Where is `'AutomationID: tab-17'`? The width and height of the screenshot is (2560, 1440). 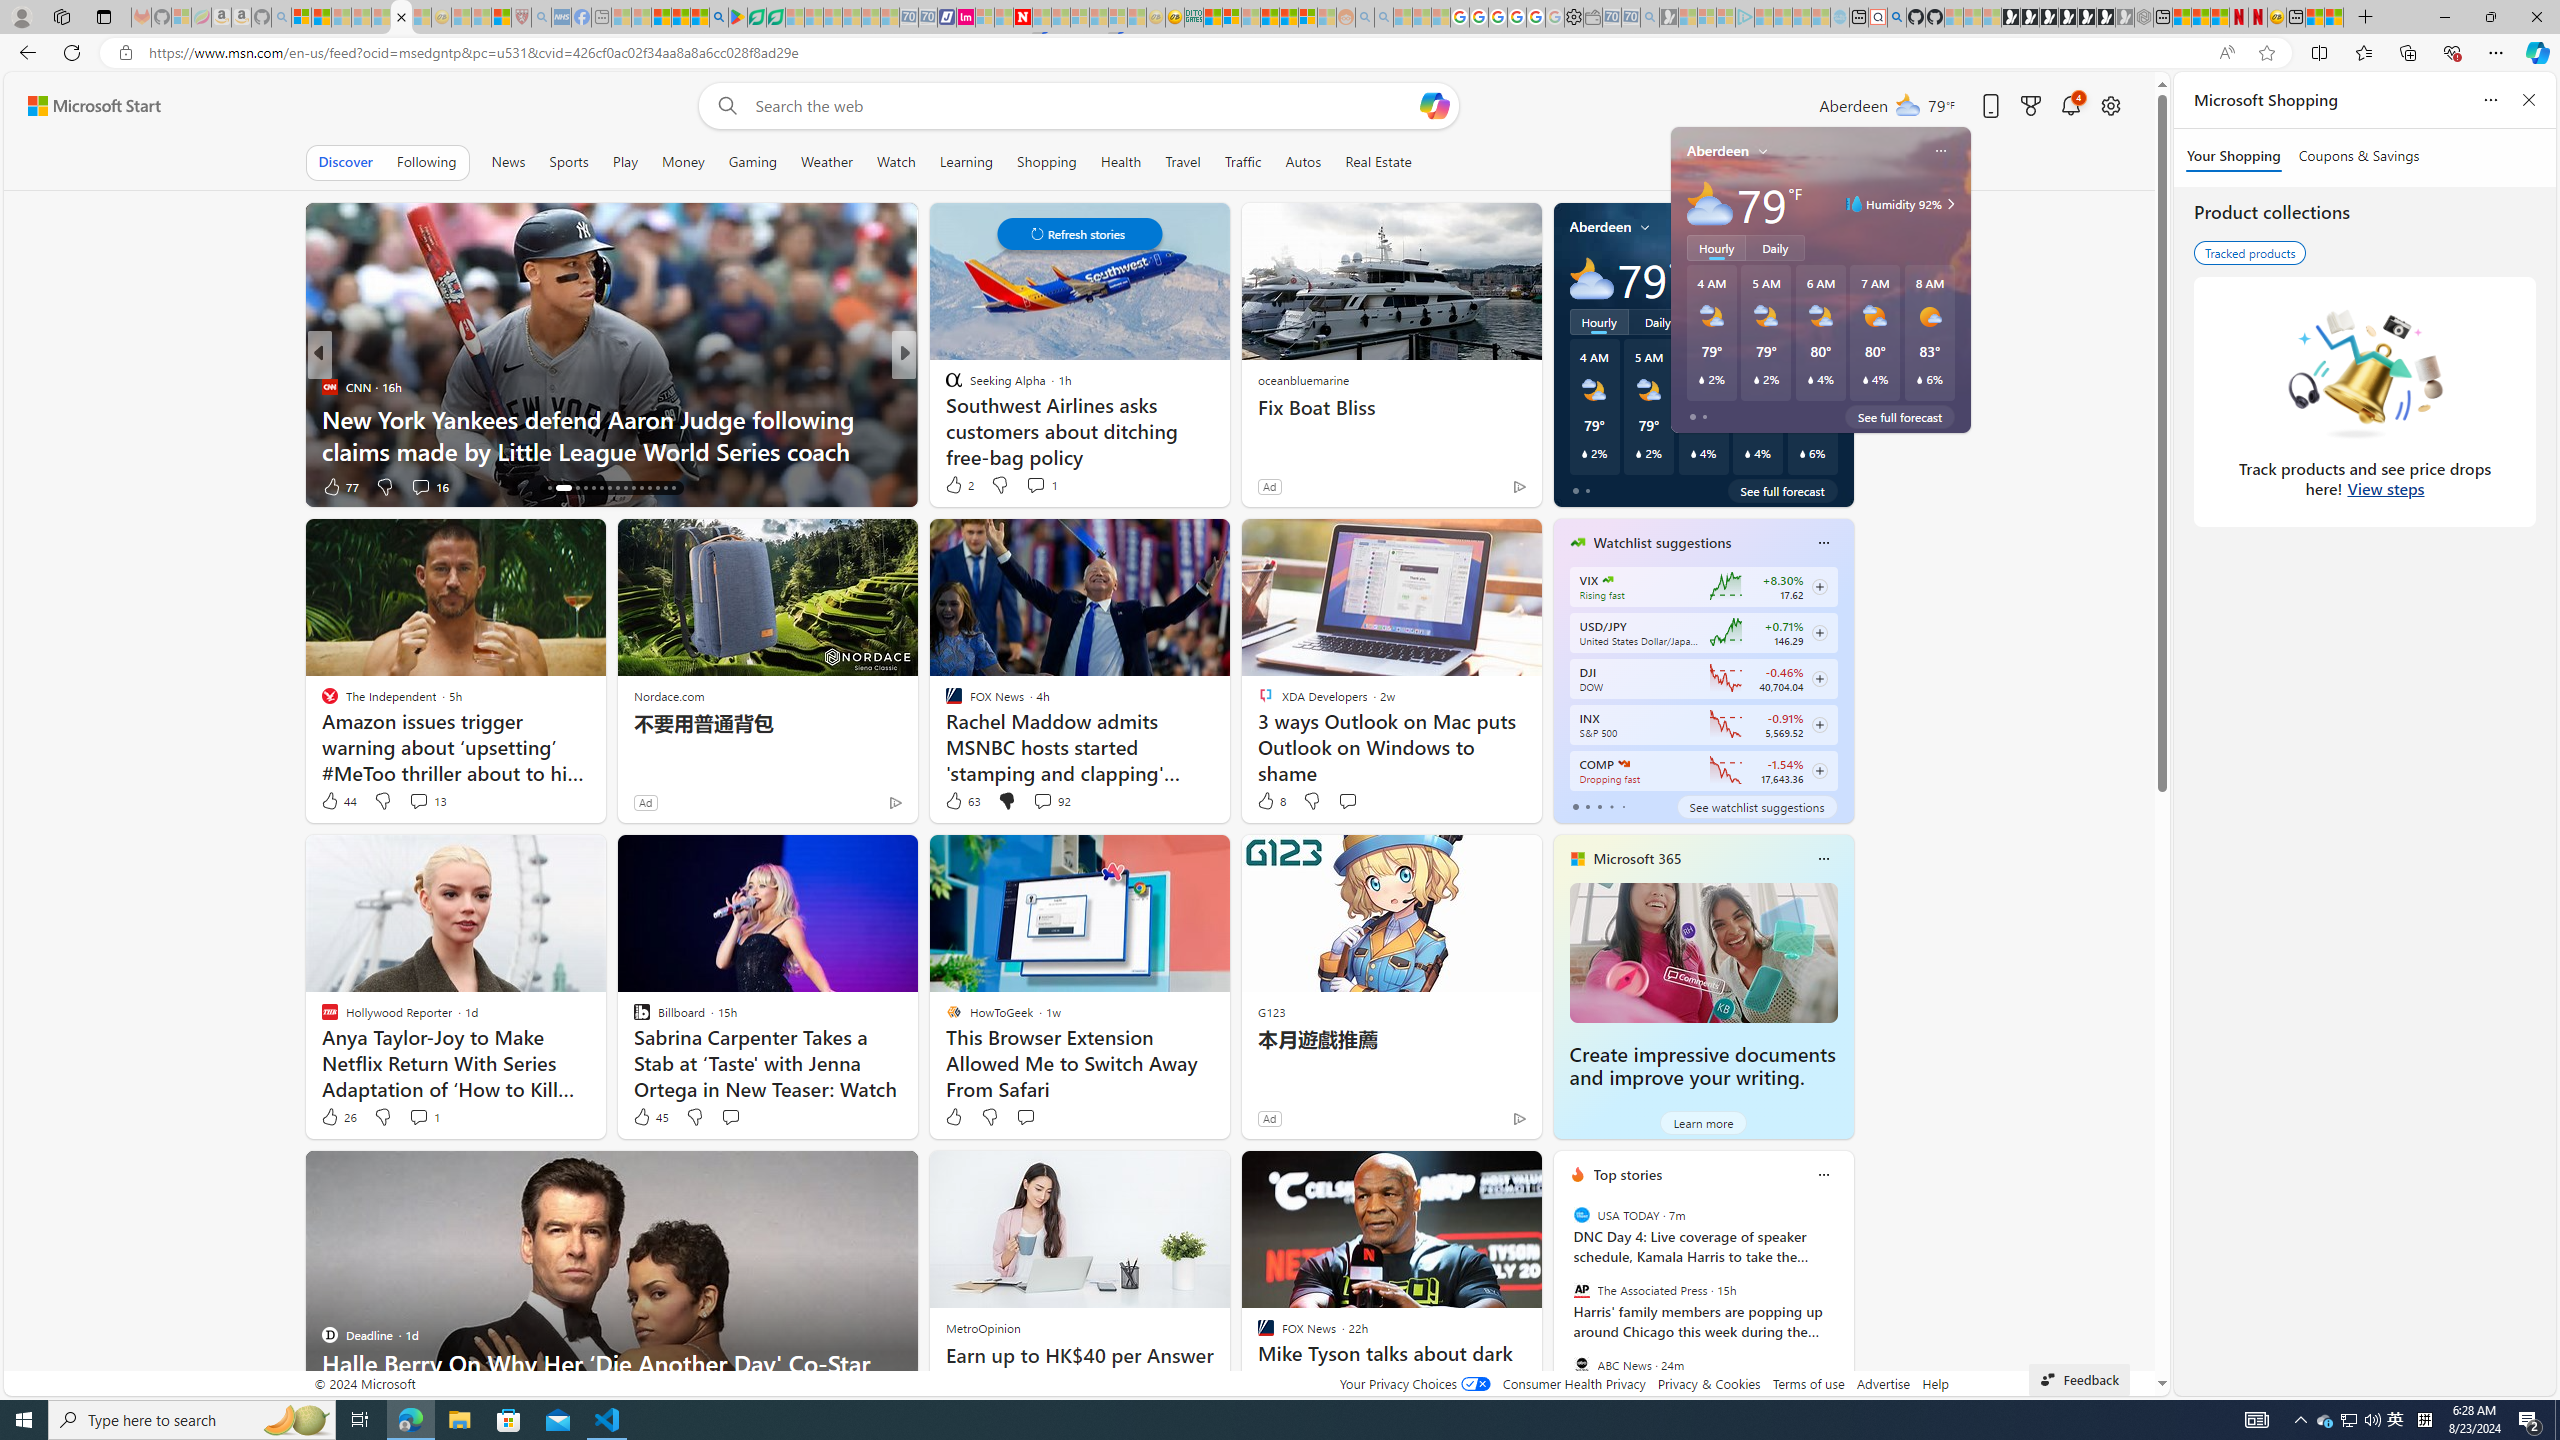
'AutomationID: tab-17' is located at coordinates (558, 487).